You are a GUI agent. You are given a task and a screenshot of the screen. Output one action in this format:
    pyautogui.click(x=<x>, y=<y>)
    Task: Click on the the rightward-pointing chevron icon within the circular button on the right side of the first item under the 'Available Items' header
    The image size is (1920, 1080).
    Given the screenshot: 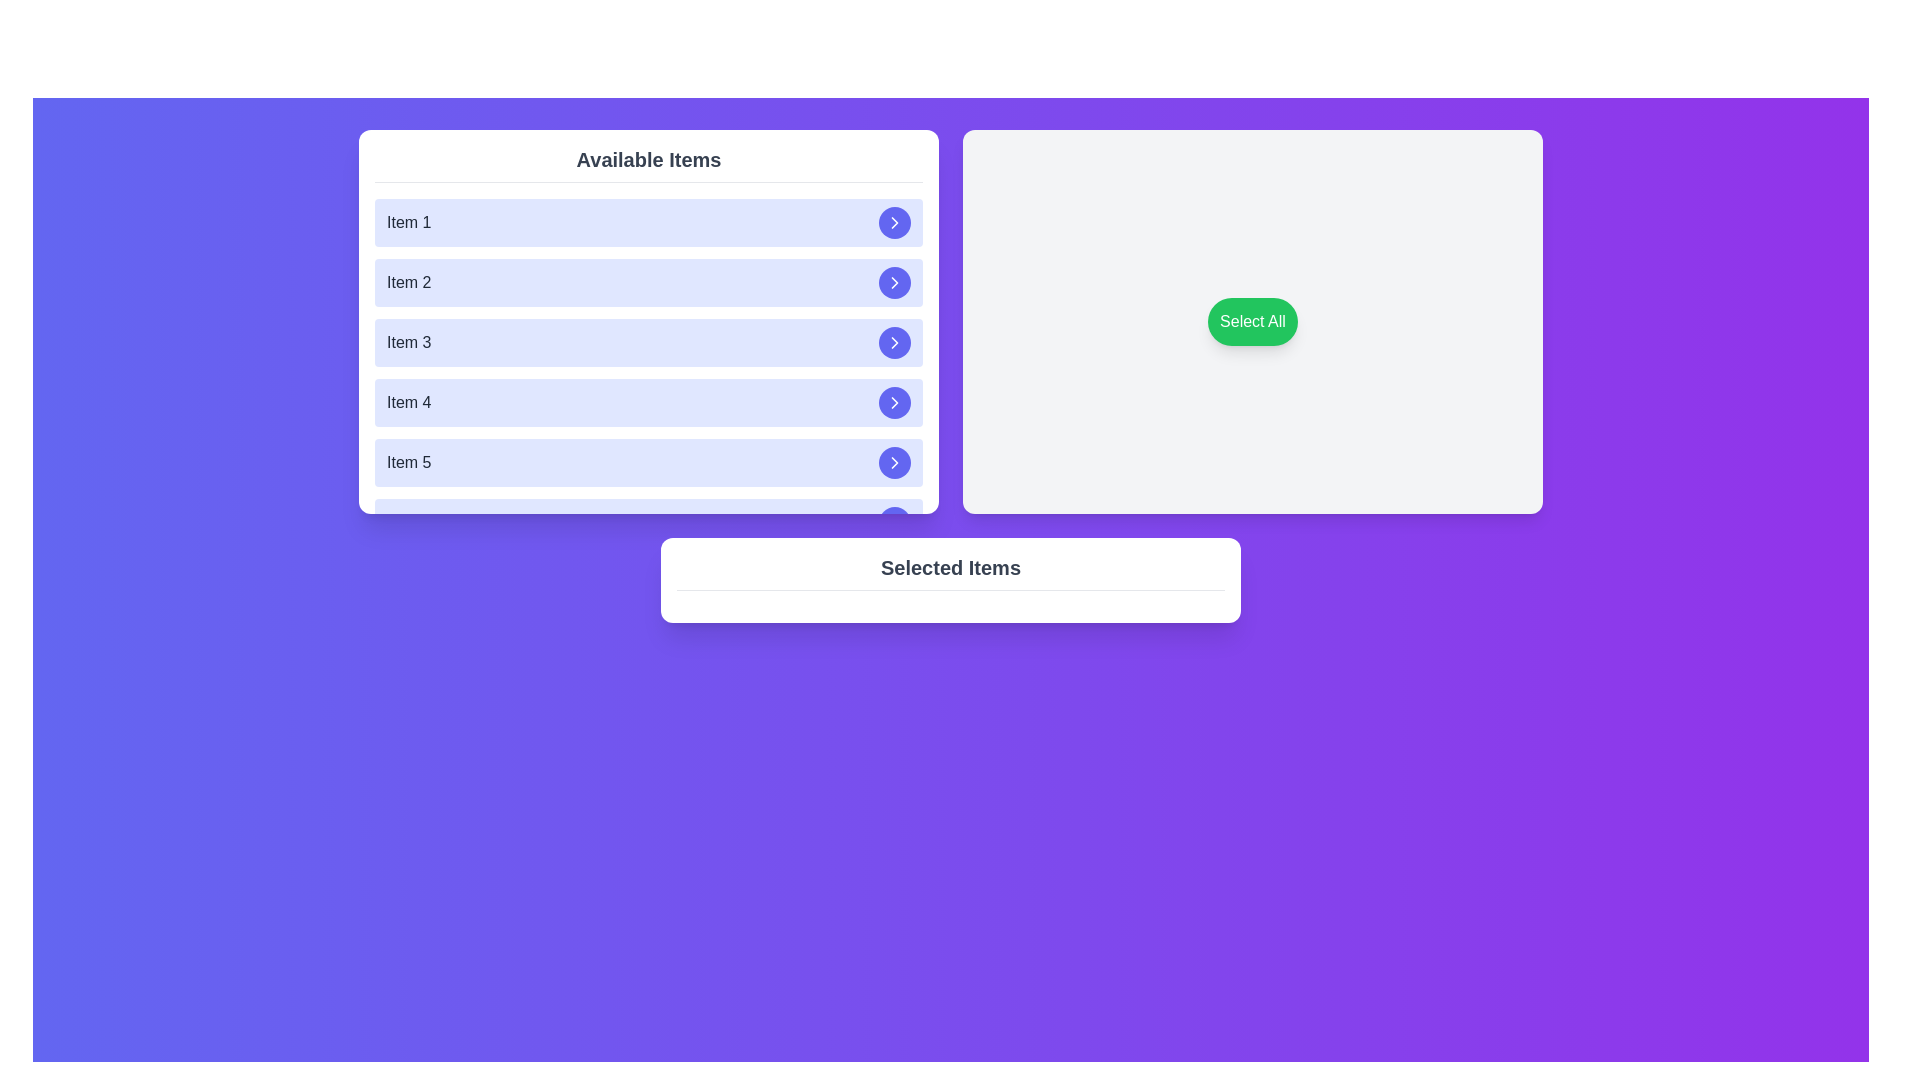 What is the action you would take?
    pyautogui.click(x=893, y=223)
    